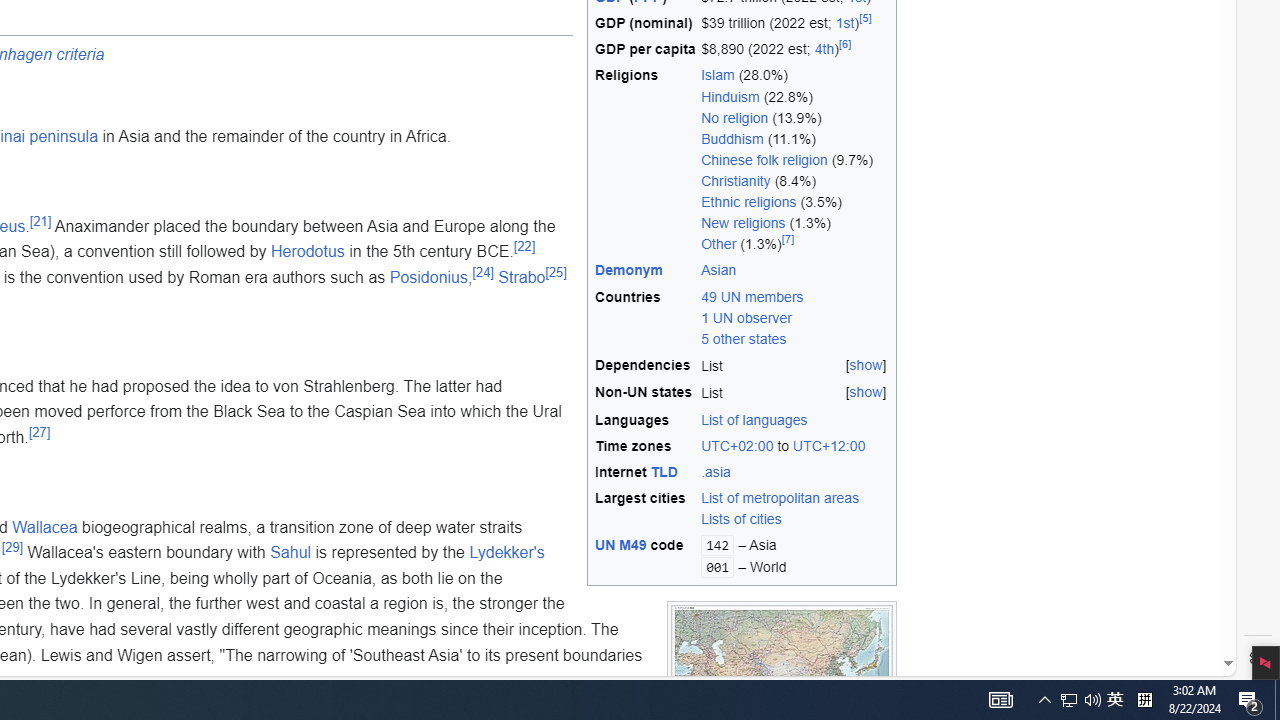 The image size is (1280, 720). Describe the element at coordinates (645, 393) in the screenshot. I see `'Non-UN states'` at that location.